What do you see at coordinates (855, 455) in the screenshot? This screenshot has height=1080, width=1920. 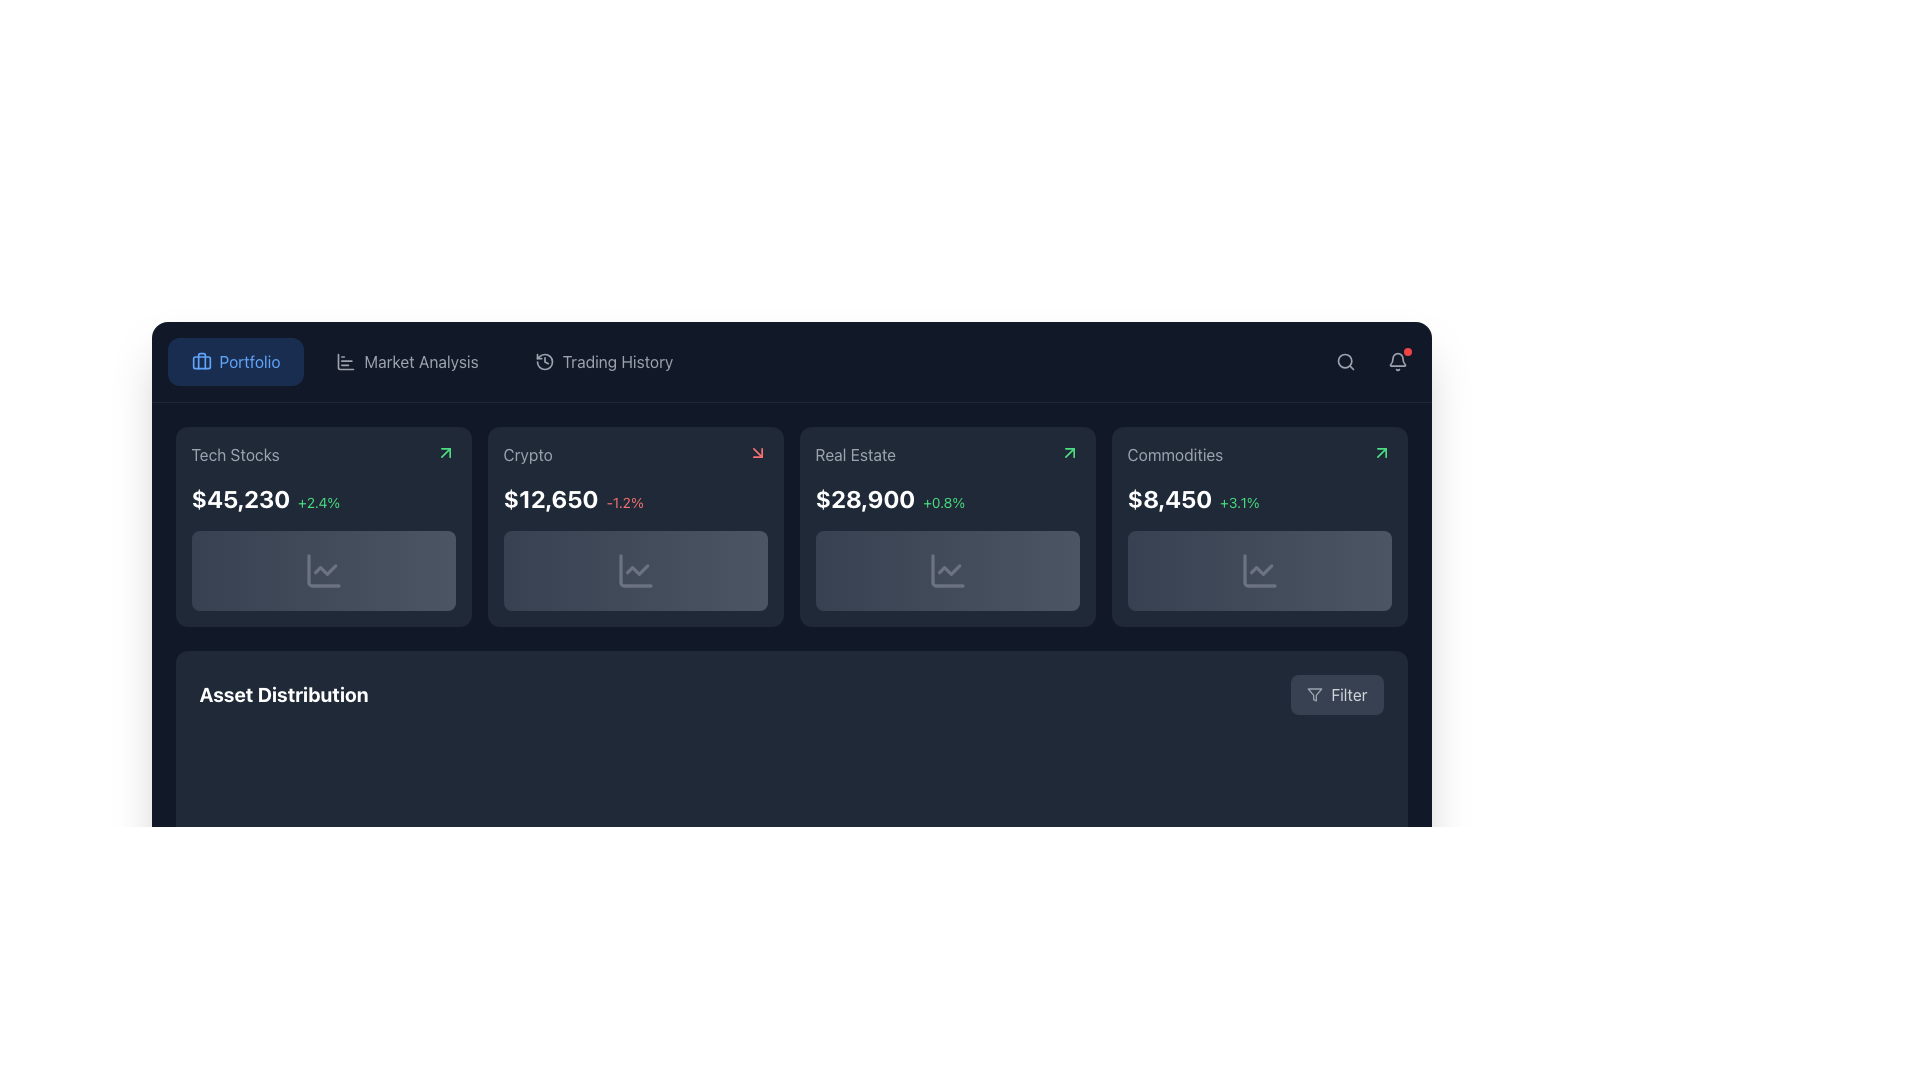 I see `the 'Real Estate' text label with a gray font color located at the top-left corner of the third card in a horizontal list of cards` at bounding box center [855, 455].